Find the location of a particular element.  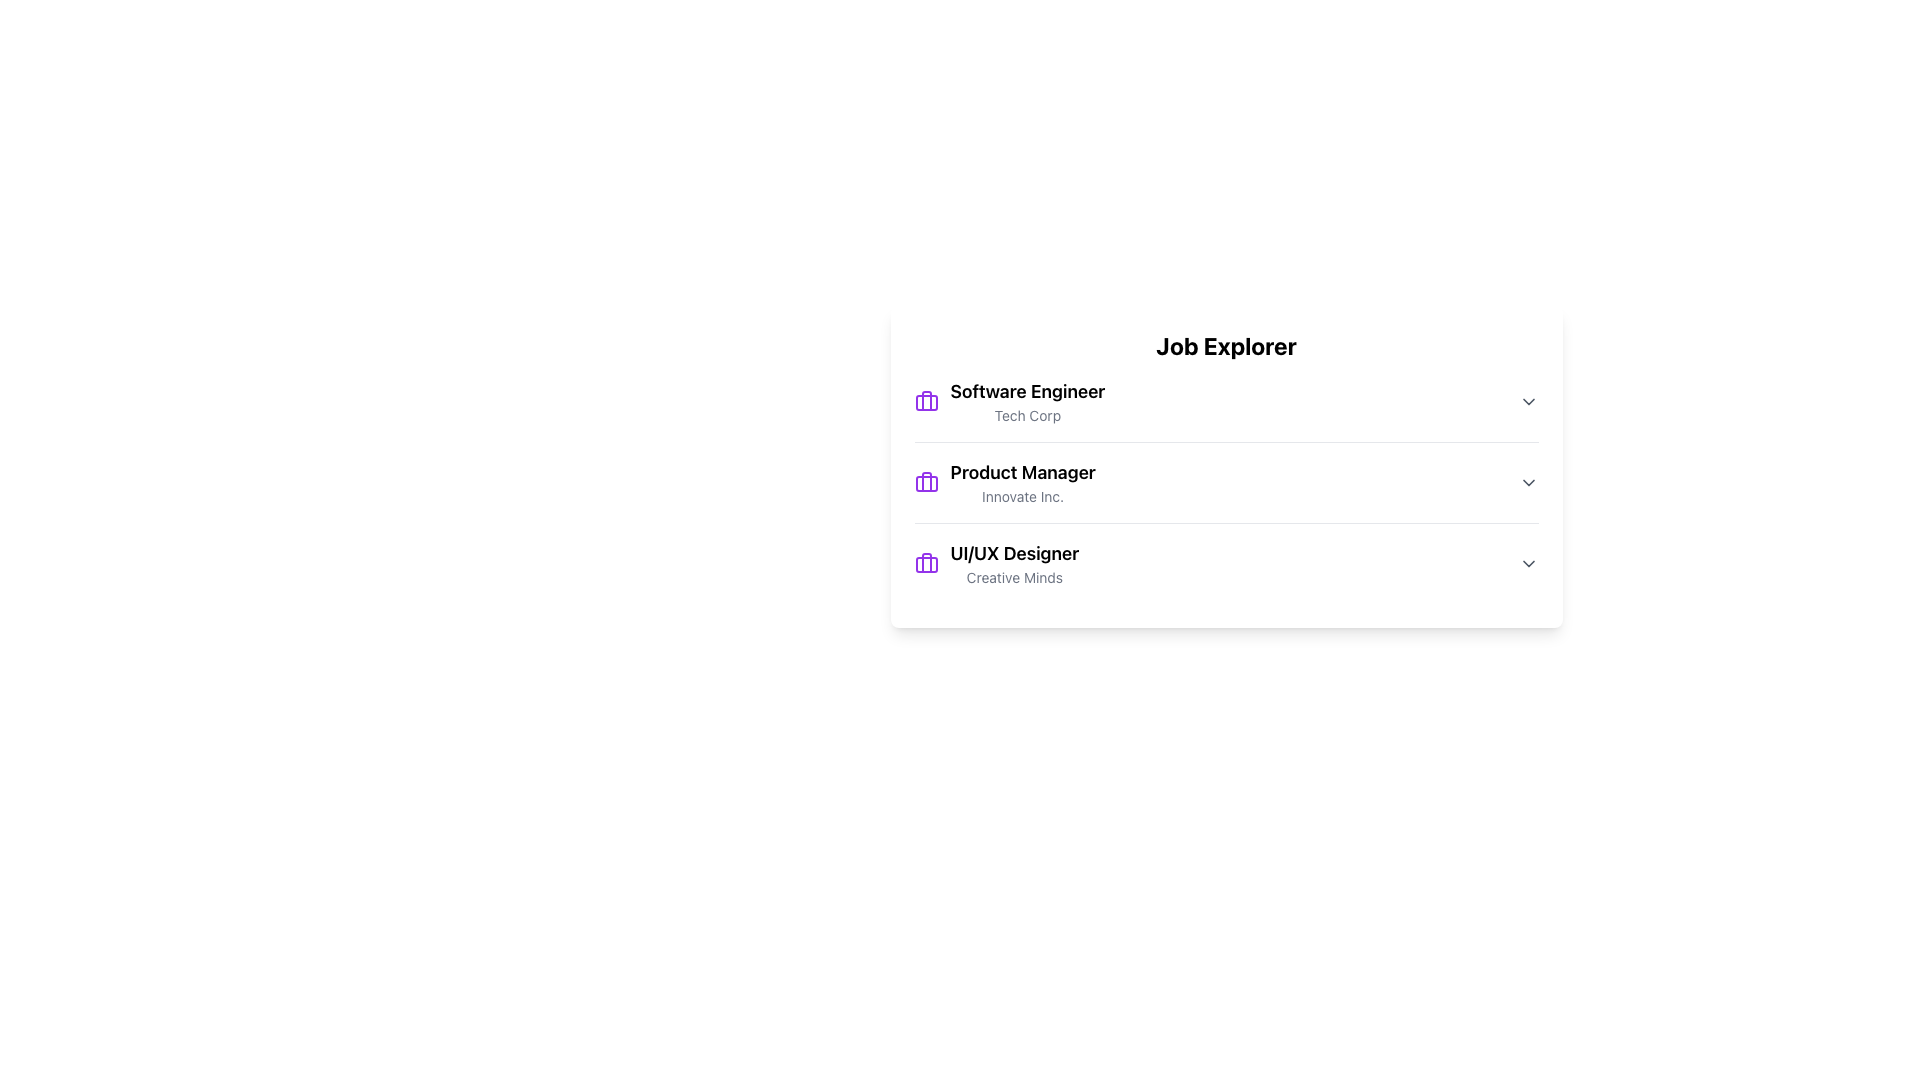

the center of the job listing for 'Product Manager' at 'Innovate Inc.' is located at coordinates (1225, 491).